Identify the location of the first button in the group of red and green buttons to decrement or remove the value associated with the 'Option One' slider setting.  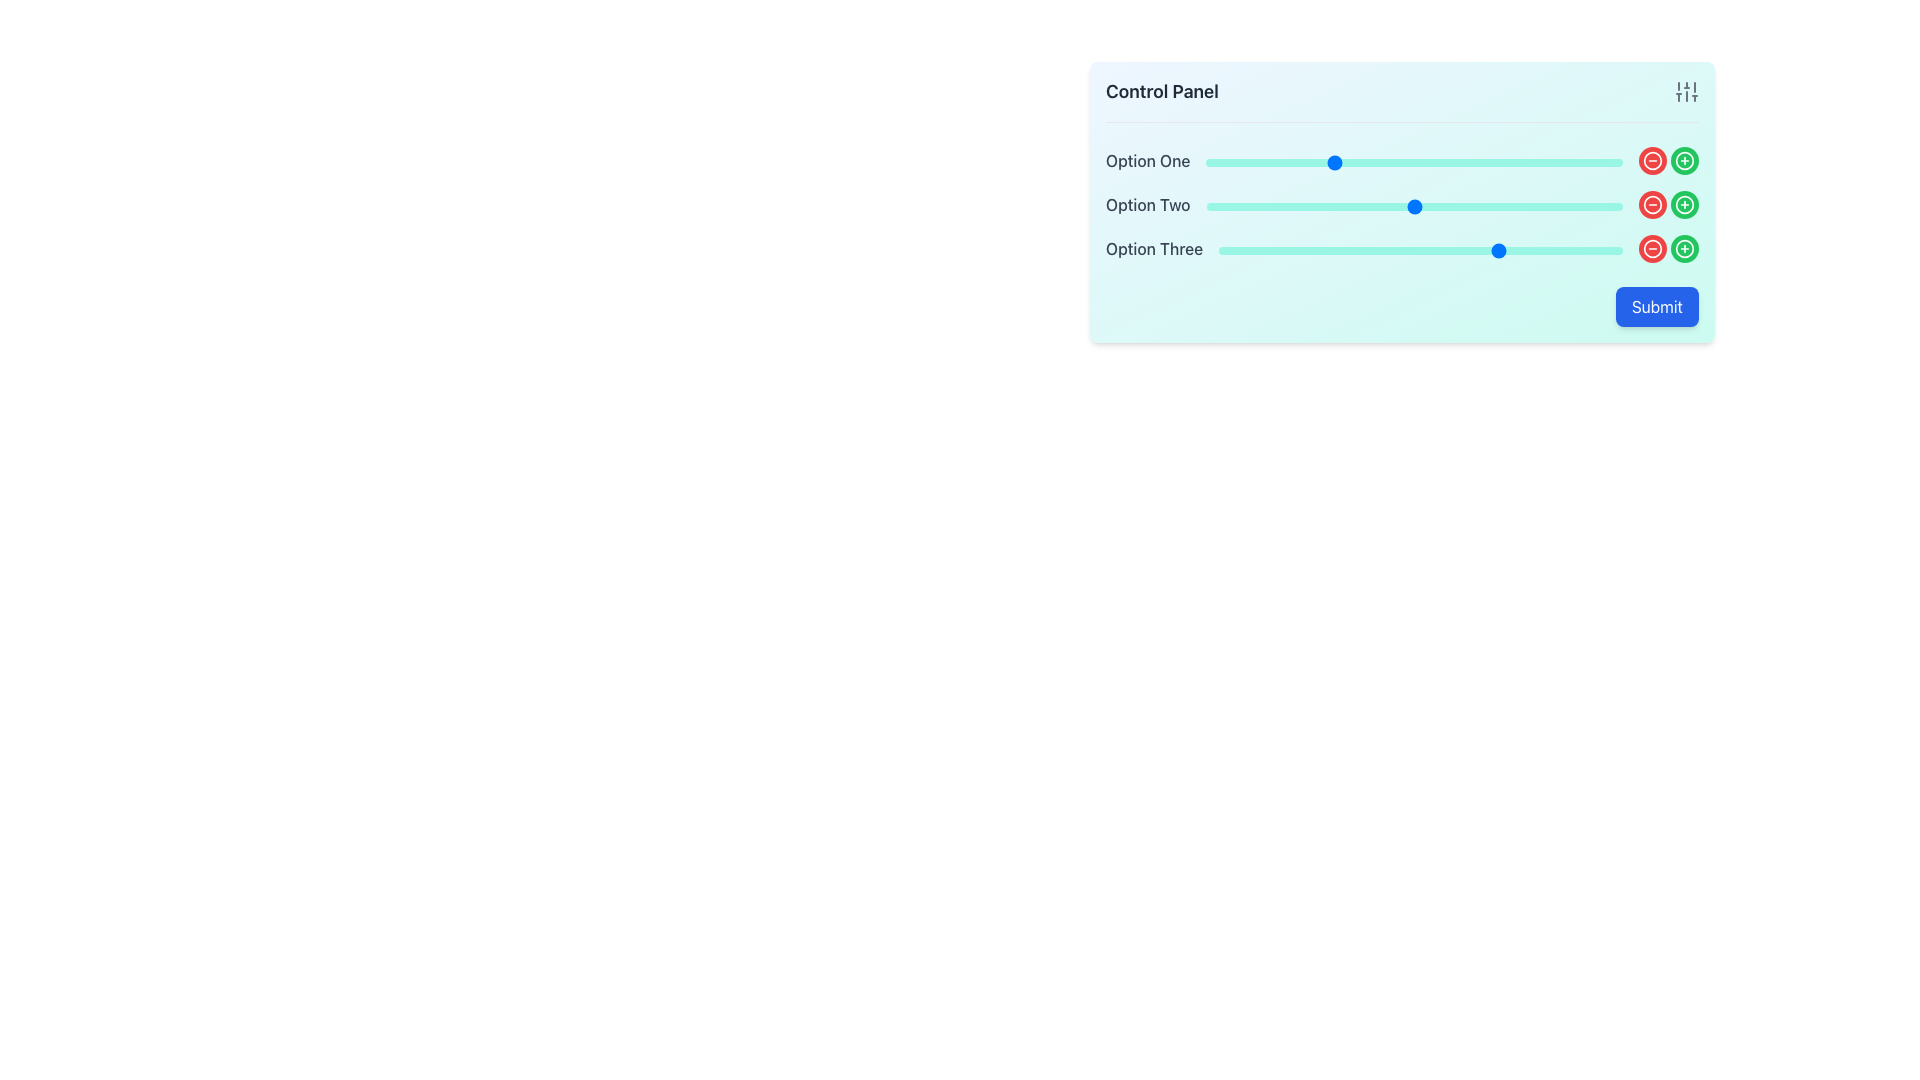
(1652, 160).